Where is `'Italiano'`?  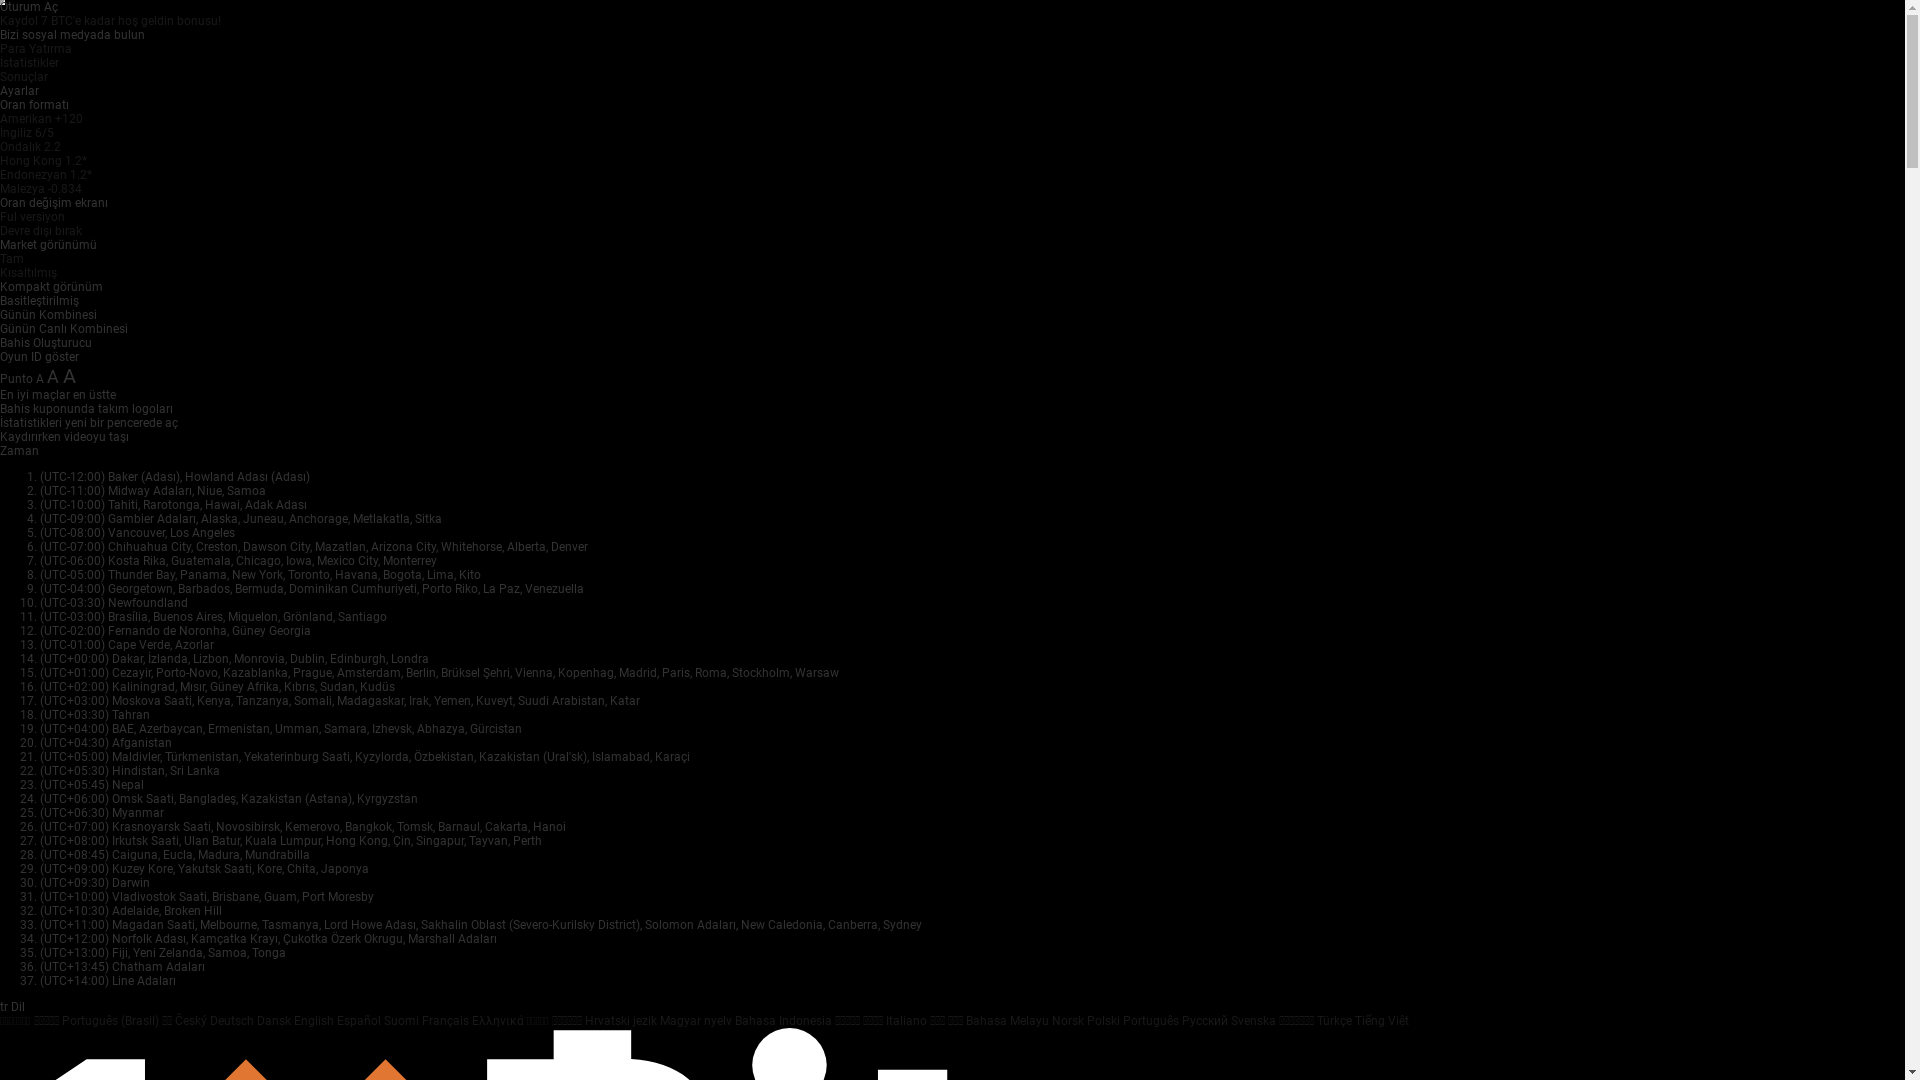 'Italiano' is located at coordinates (906, 1021).